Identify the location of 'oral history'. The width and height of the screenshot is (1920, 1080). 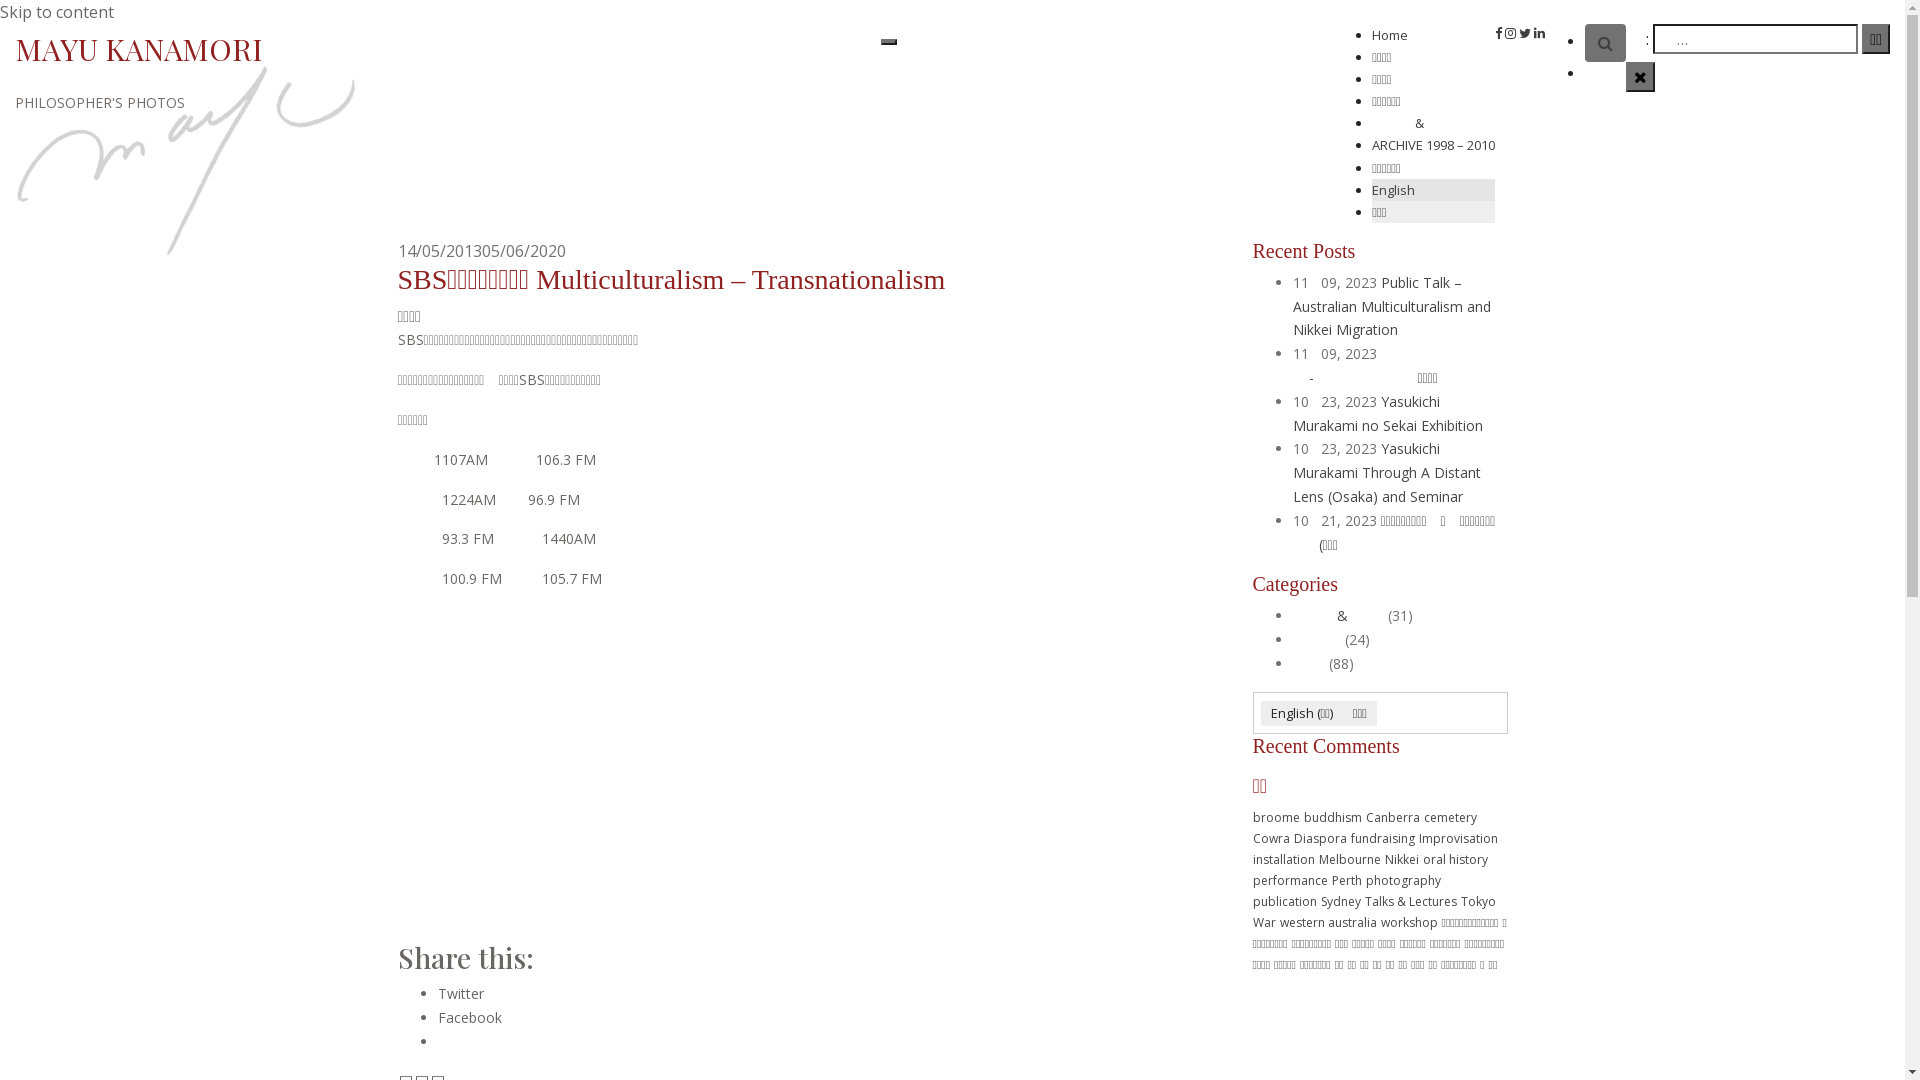
(1454, 858).